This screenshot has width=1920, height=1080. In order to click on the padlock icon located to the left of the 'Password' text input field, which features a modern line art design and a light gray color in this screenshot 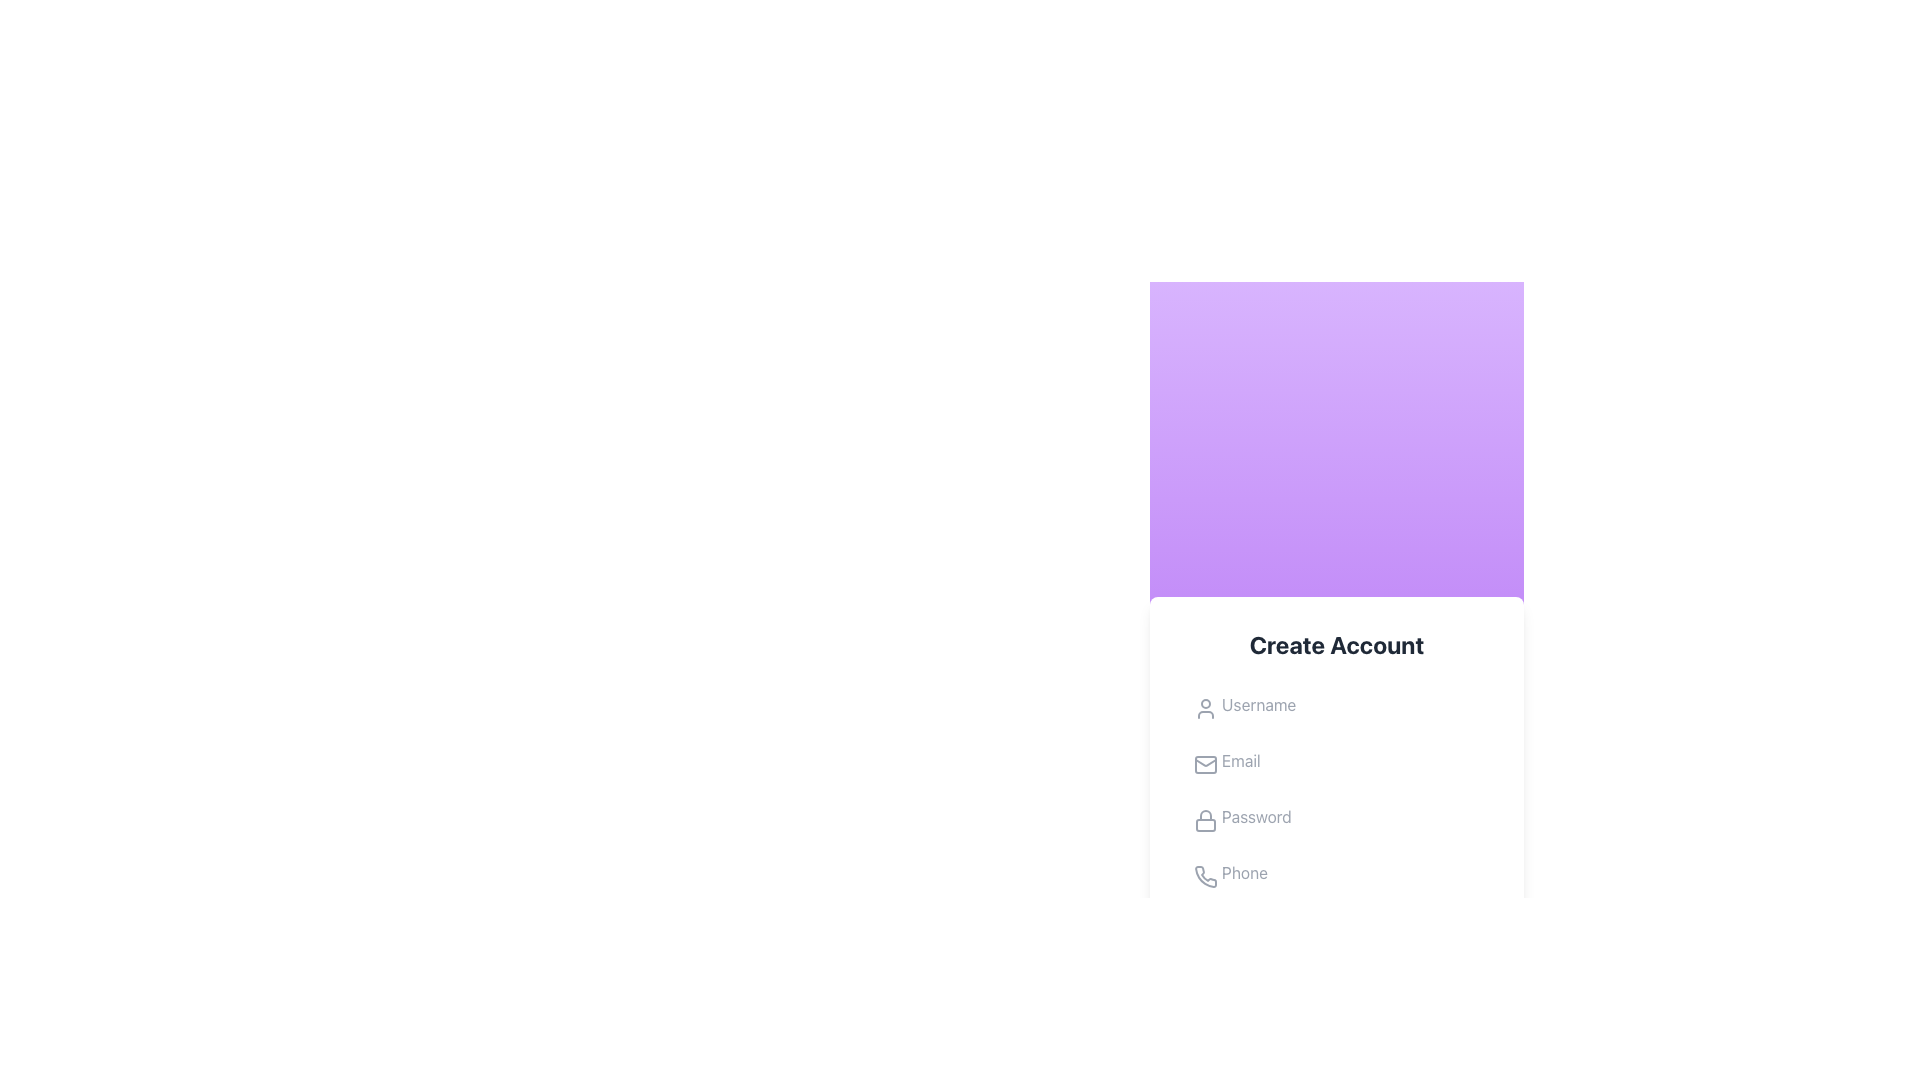, I will do `click(1204, 821)`.